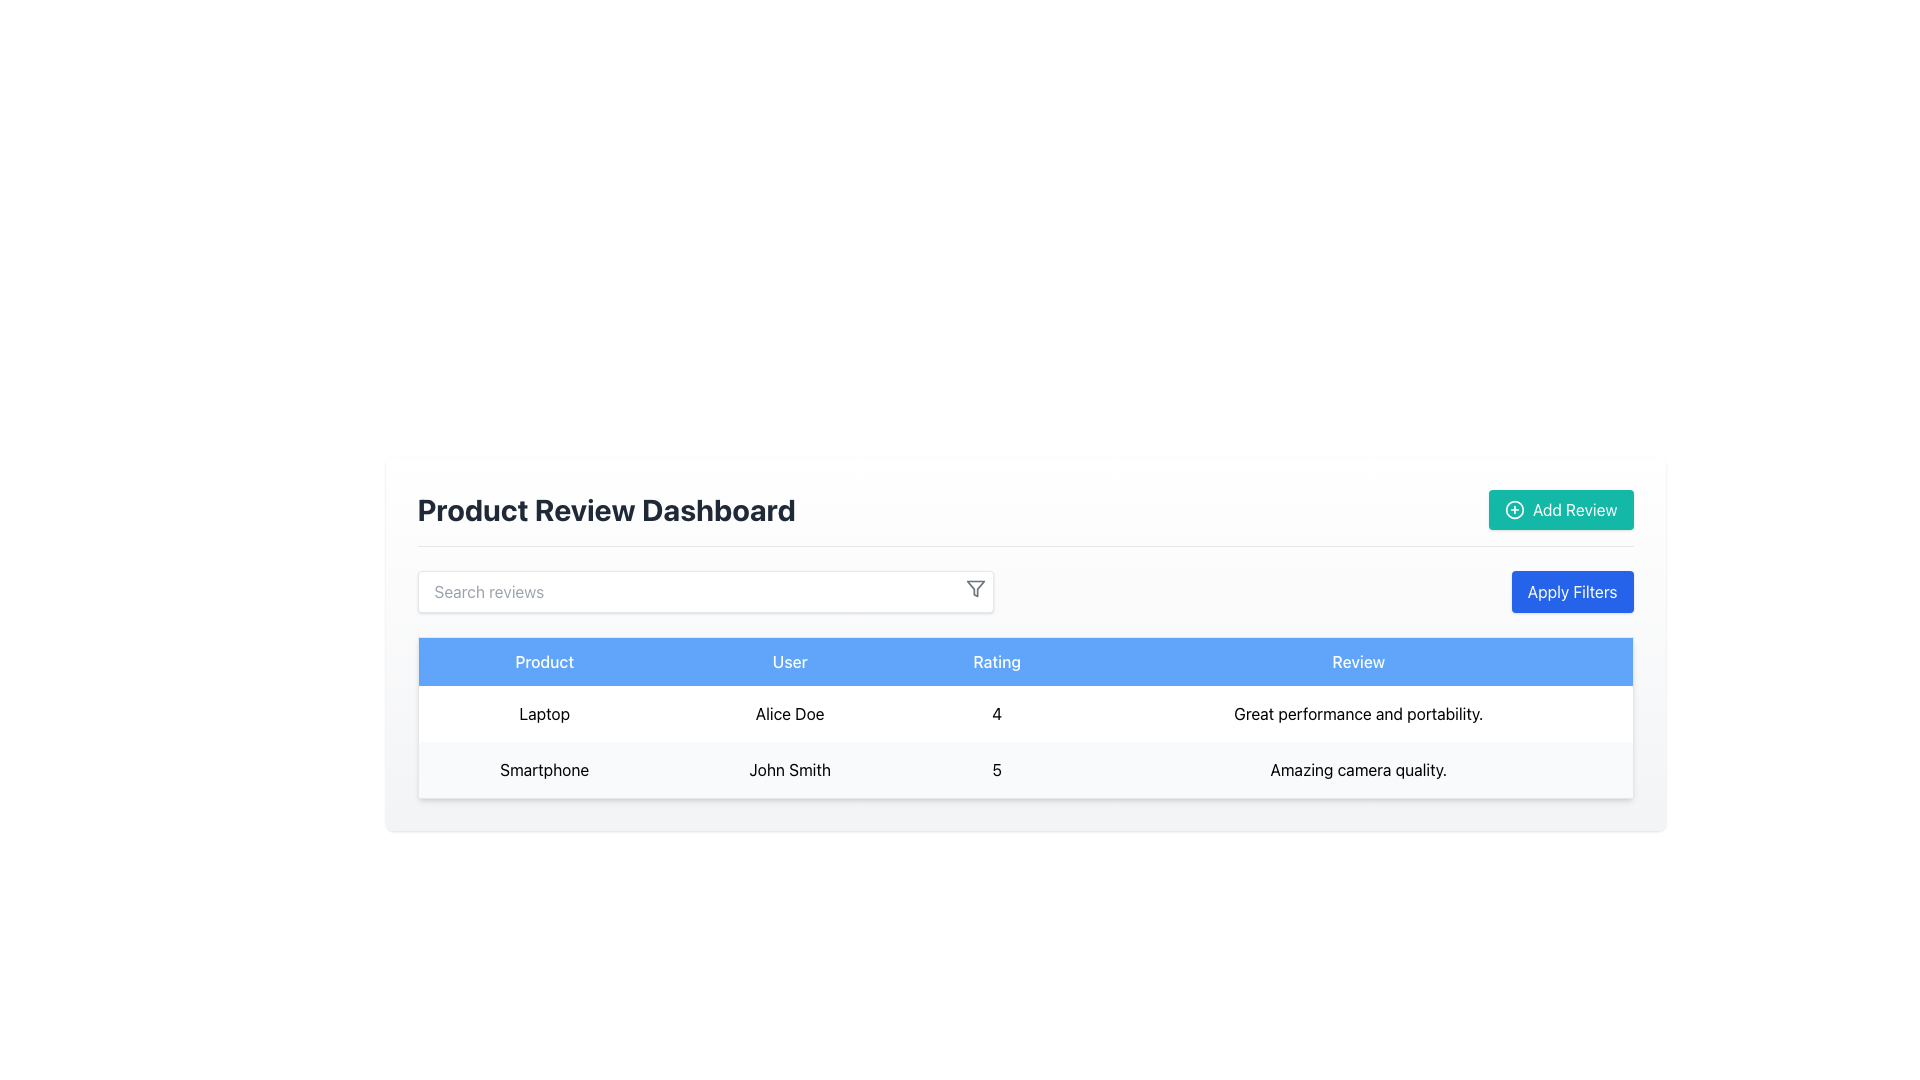 The image size is (1920, 1080). I want to click on the filter application button located in the top-right corner of the section containing a table to apply filters based on the specified criteria, so click(1570, 590).